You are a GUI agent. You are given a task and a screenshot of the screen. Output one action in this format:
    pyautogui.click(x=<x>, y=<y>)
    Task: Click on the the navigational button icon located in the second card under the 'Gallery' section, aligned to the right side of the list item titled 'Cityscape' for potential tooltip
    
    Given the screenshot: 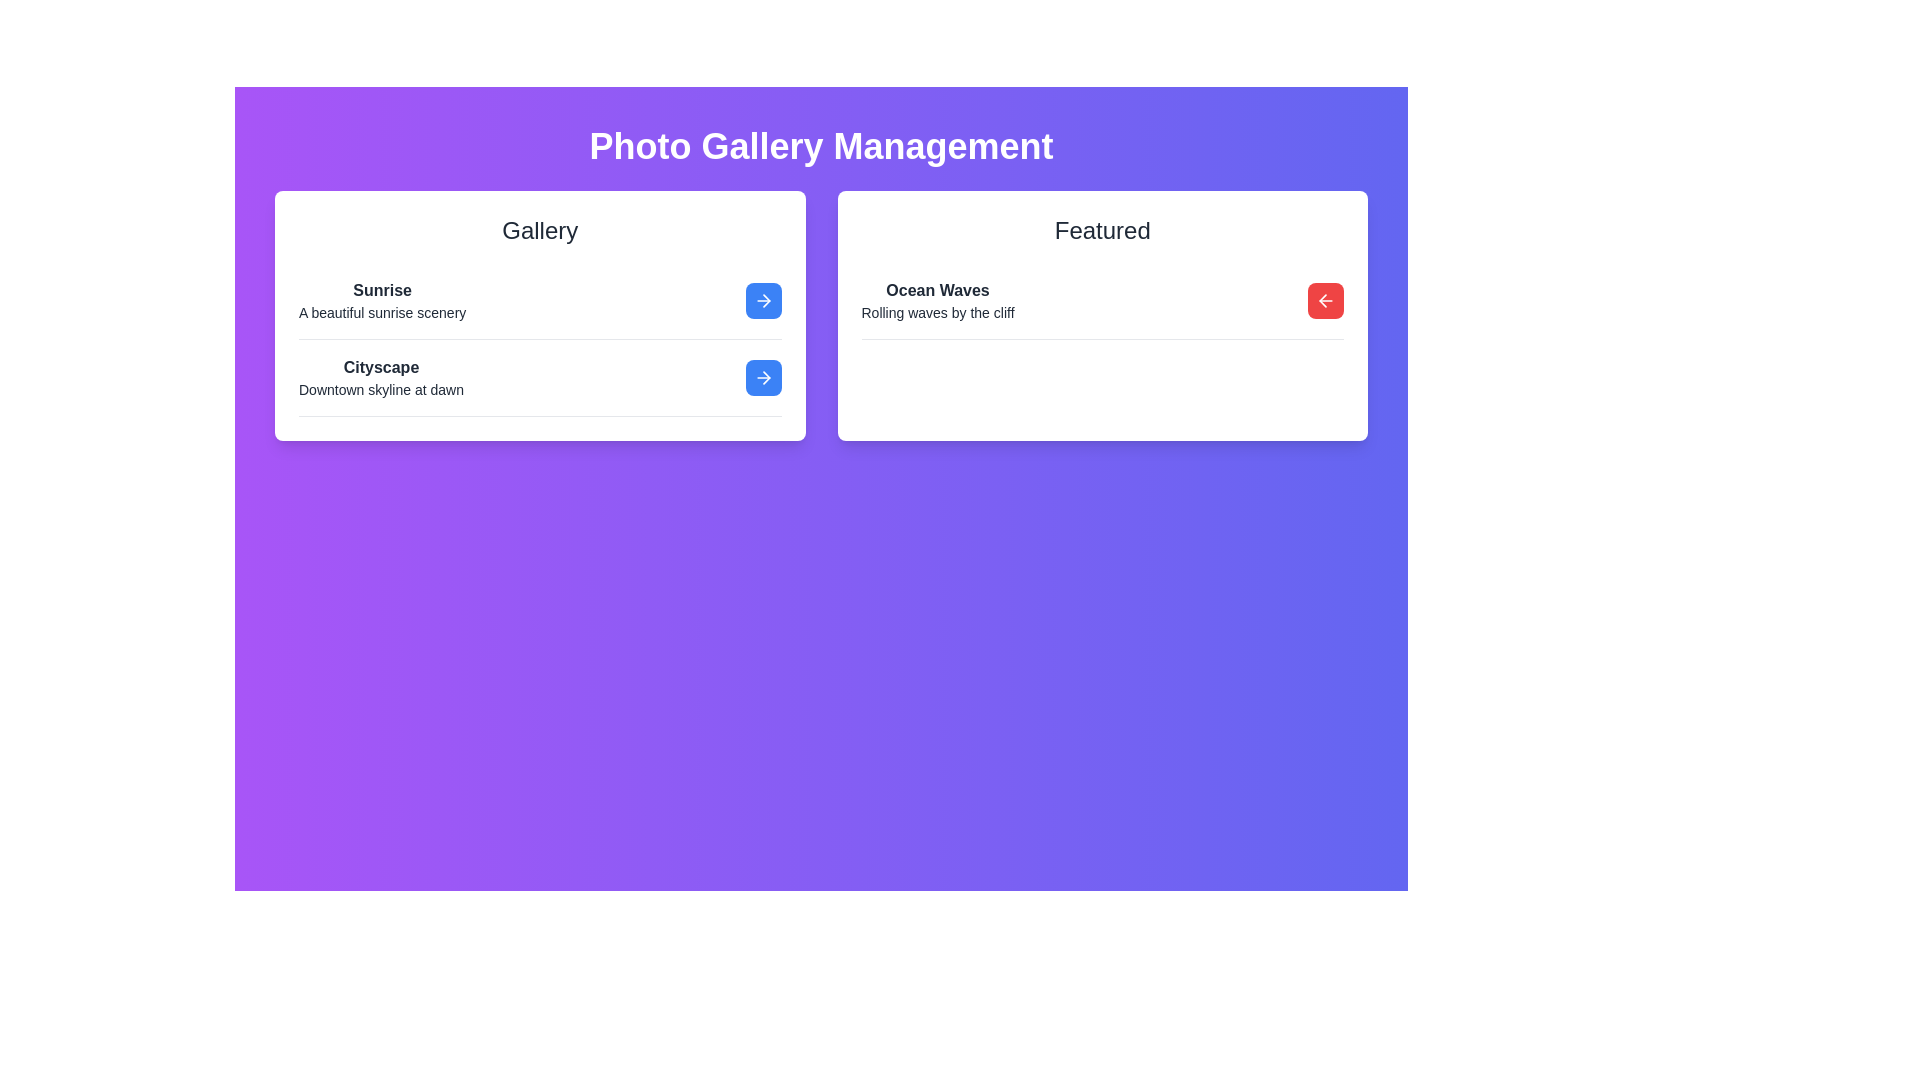 What is the action you would take?
    pyautogui.click(x=765, y=378)
    